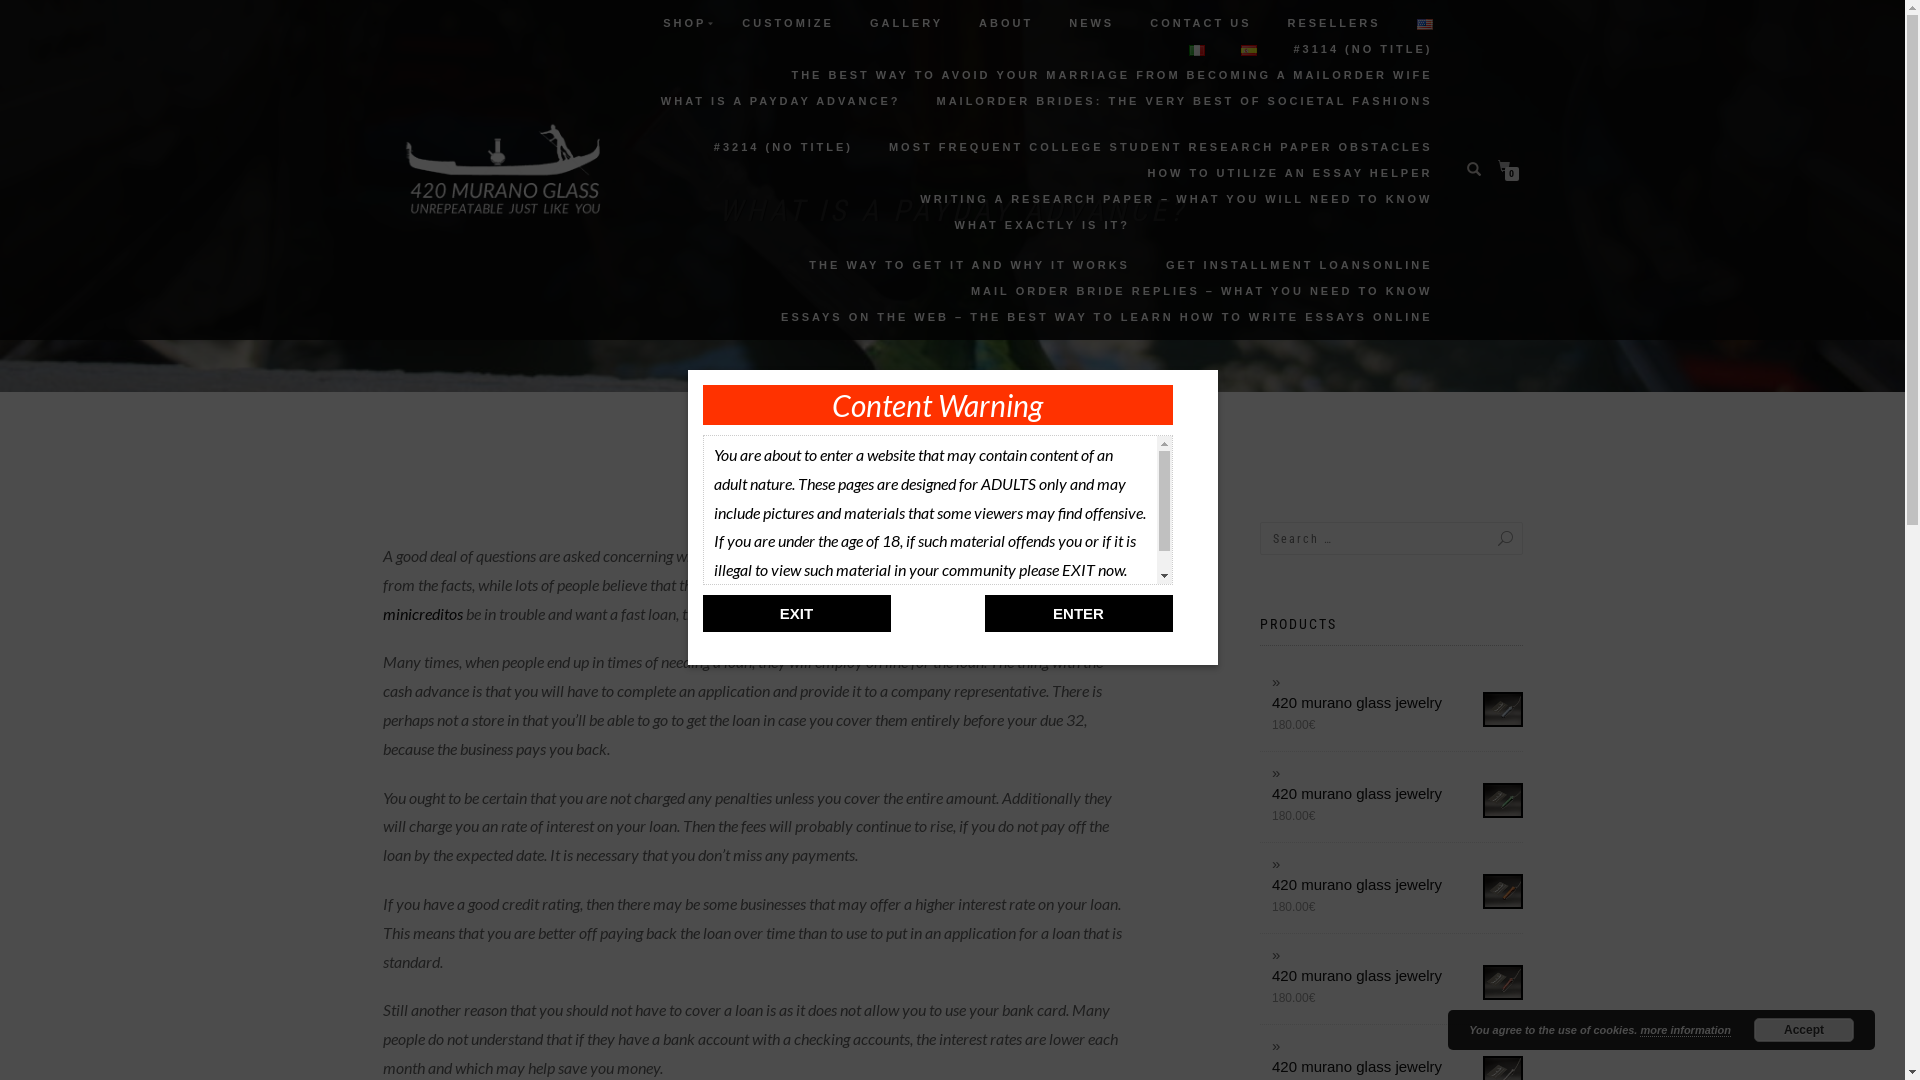 Image resolution: width=1920 pixels, height=1080 pixels. I want to click on 'CONTACT US', so click(1200, 23).